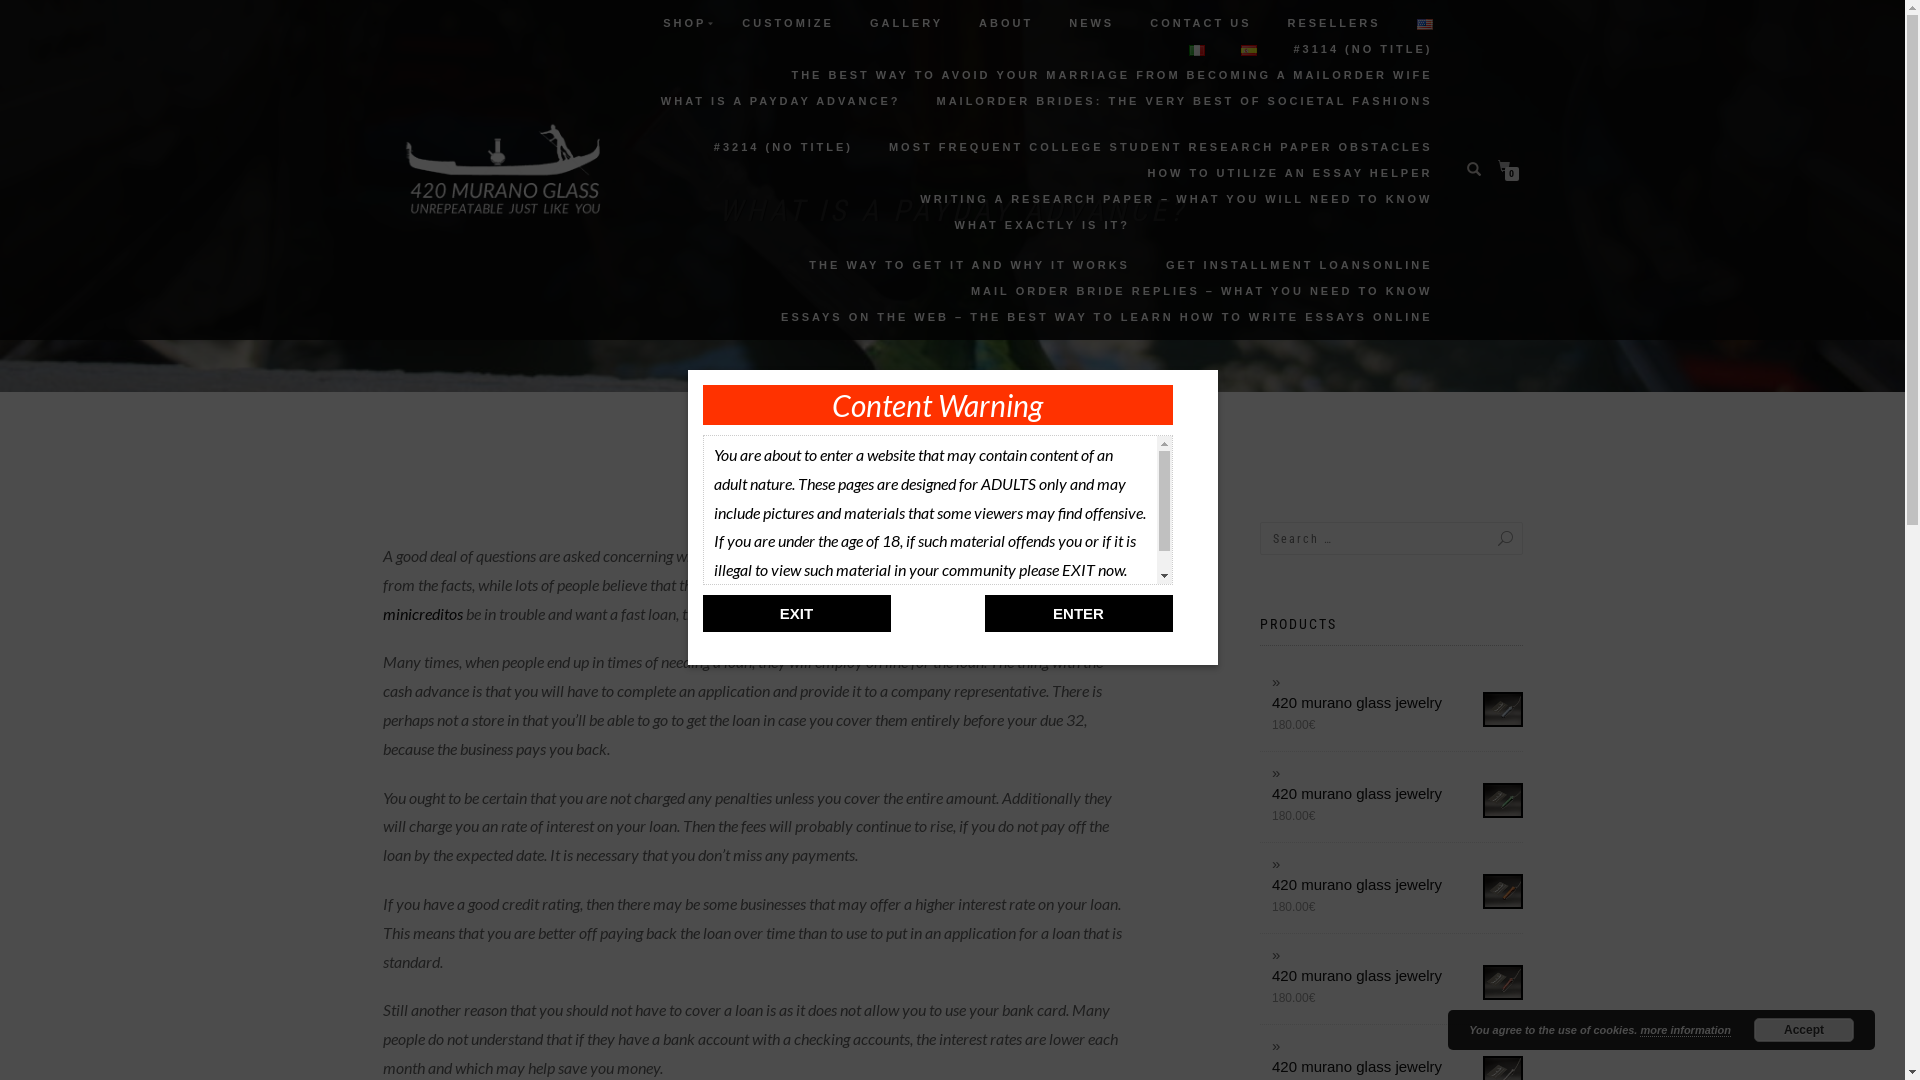 Image resolution: width=1920 pixels, height=1080 pixels. I want to click on 'CONTACT US', so click(1200, 23).